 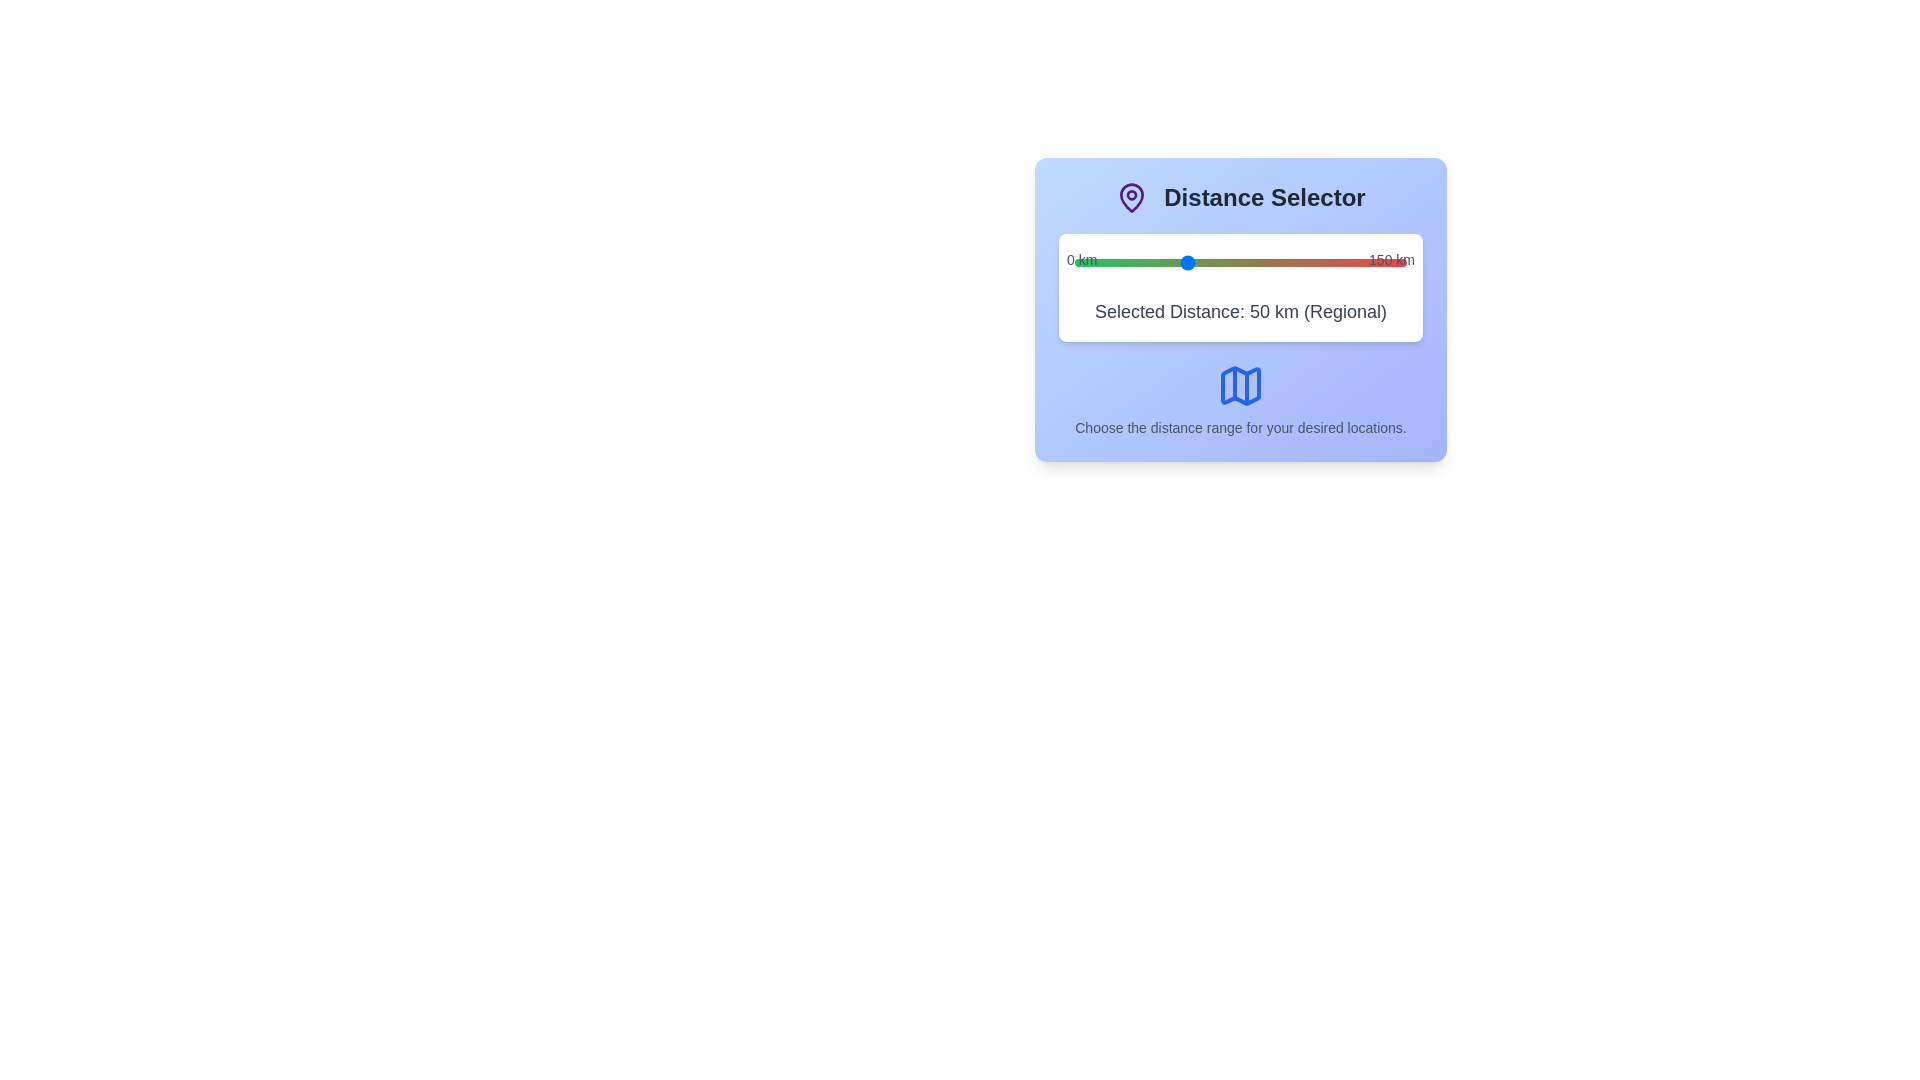 What do you see at coordinates (1329, 261) in the screenshot?
I see `the slider to set the distance to 115 km` at bounding box center [1329, 261].